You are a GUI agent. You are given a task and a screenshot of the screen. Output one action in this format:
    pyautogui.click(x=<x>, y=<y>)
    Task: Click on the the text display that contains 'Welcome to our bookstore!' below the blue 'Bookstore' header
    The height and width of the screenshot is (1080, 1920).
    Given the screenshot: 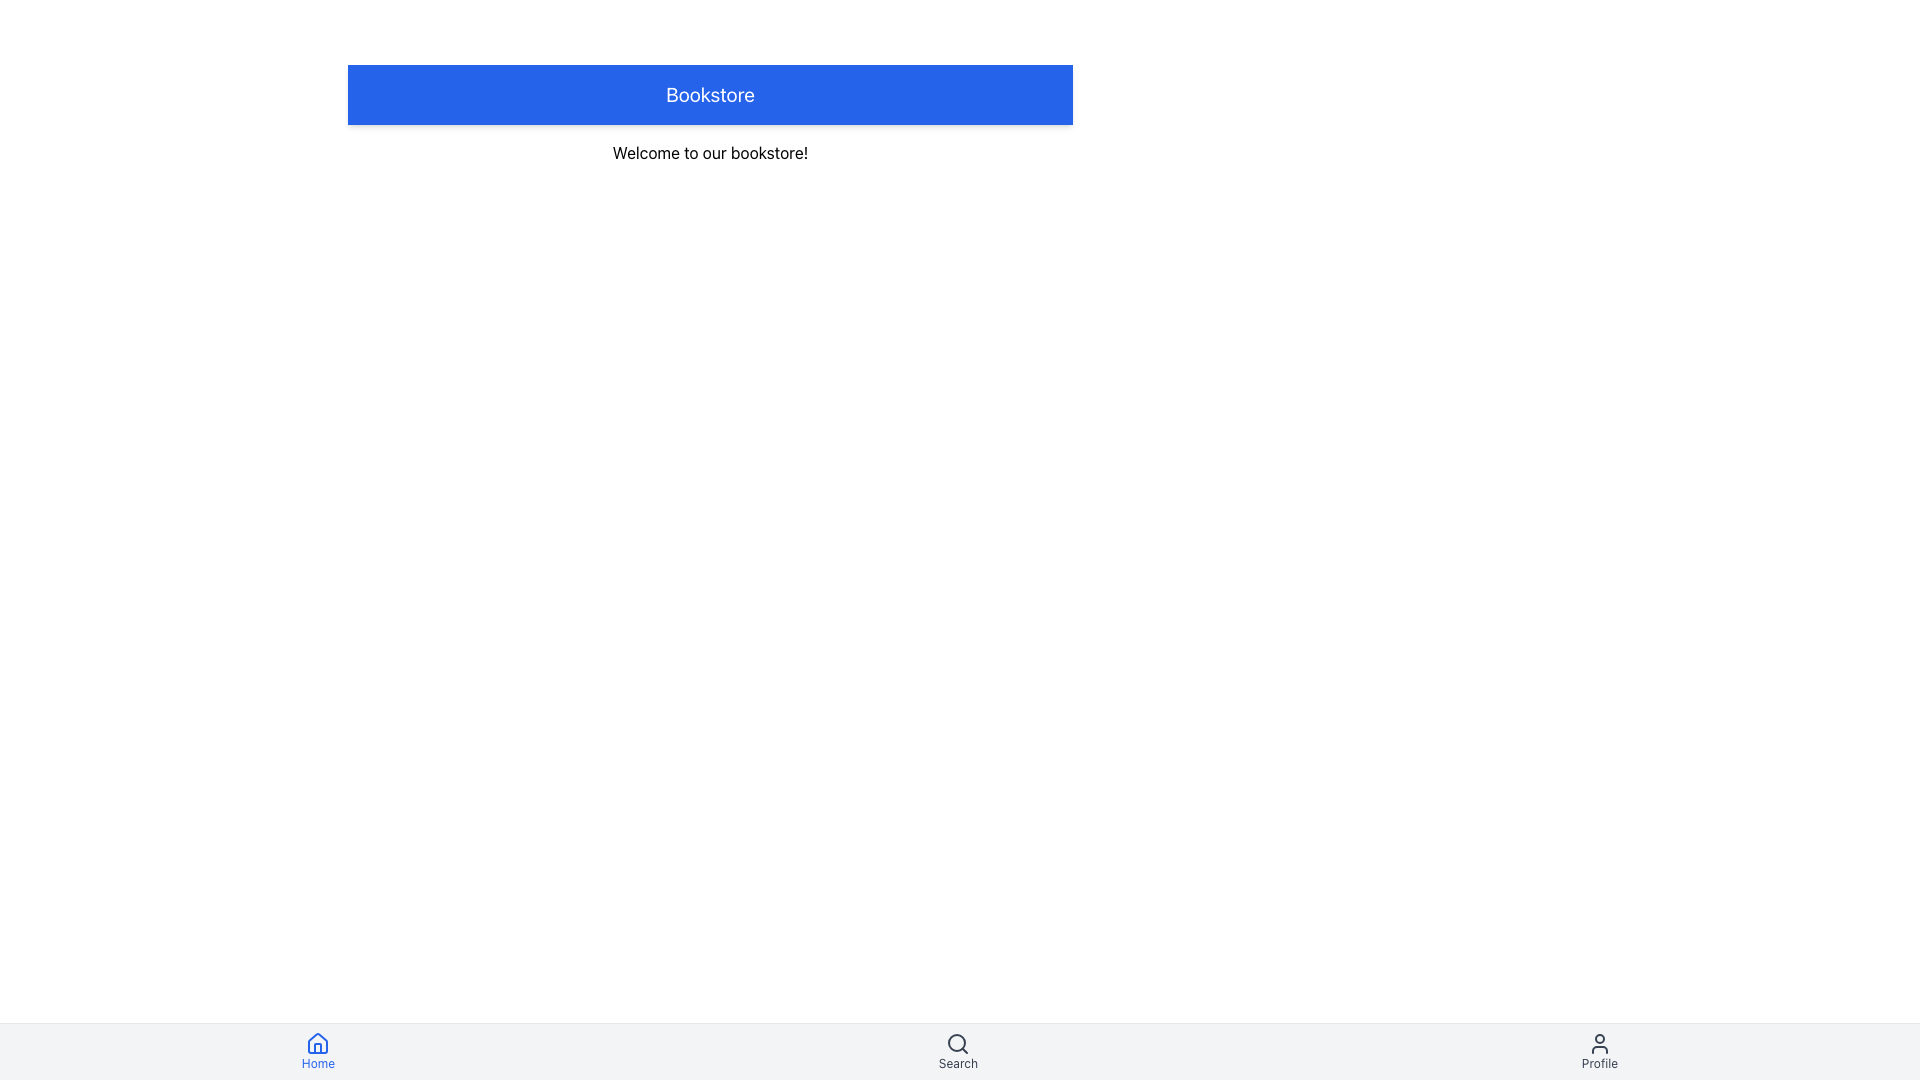 What is the action you would take?
    pyautogui.click(x=710, y=152)
    